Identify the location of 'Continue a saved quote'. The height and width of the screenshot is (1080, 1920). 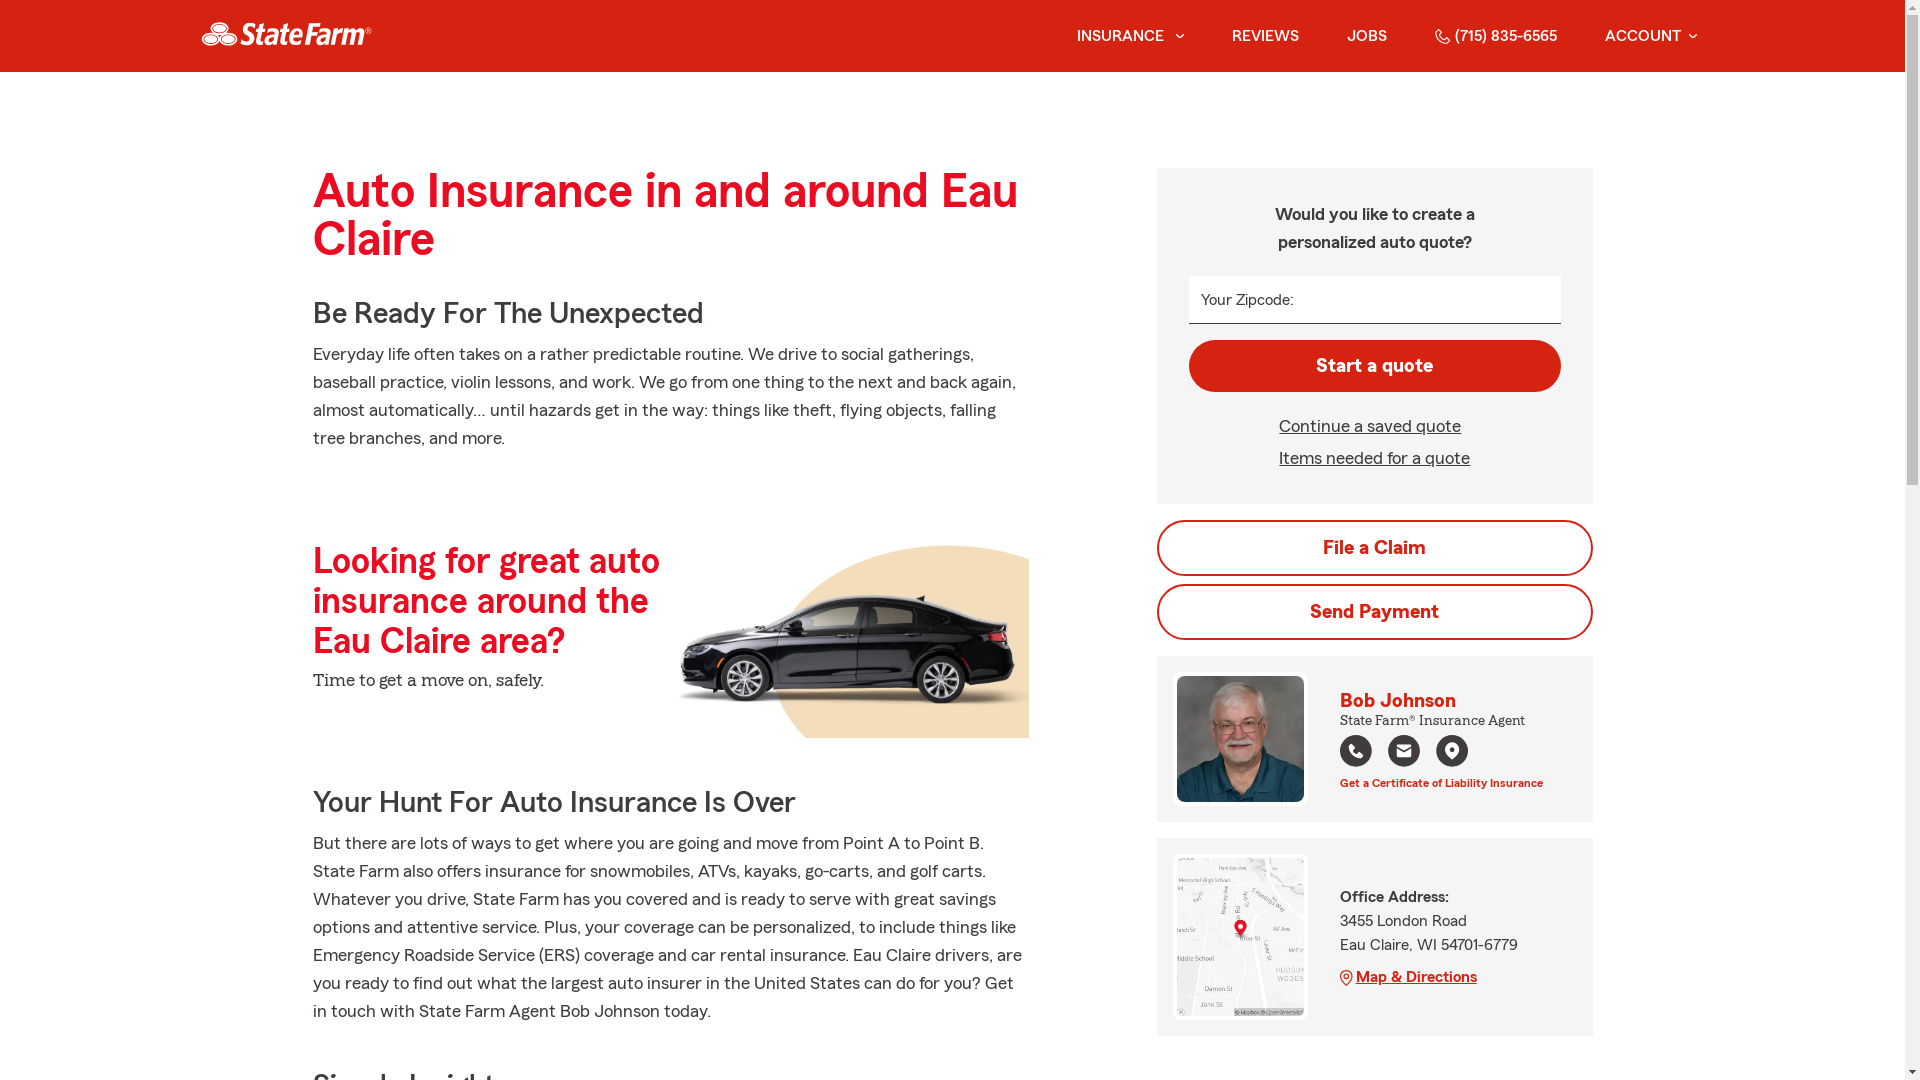
(1373, 424).